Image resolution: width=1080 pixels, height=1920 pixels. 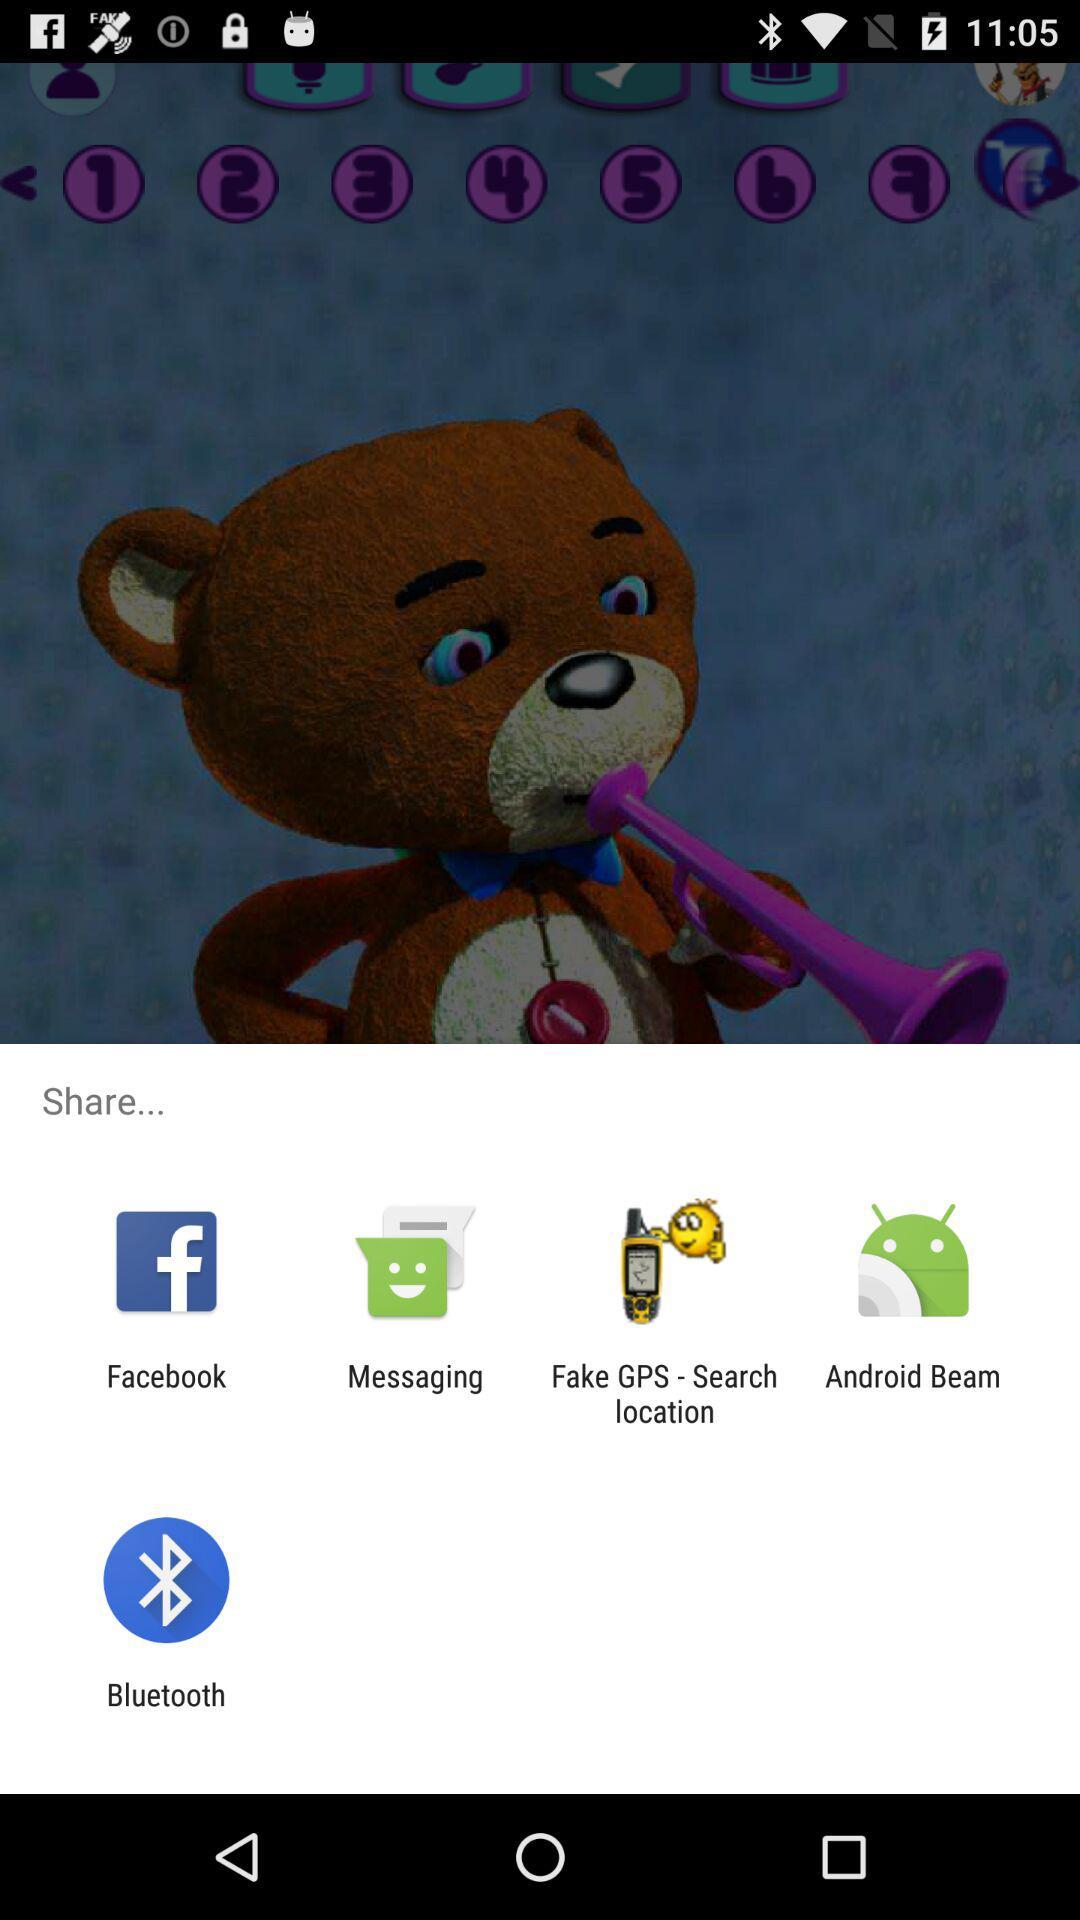 What do you see at coordinates (664, 1392) in the screenshot?
I see `the fake gps search app` at bounding box center [664, 1392].